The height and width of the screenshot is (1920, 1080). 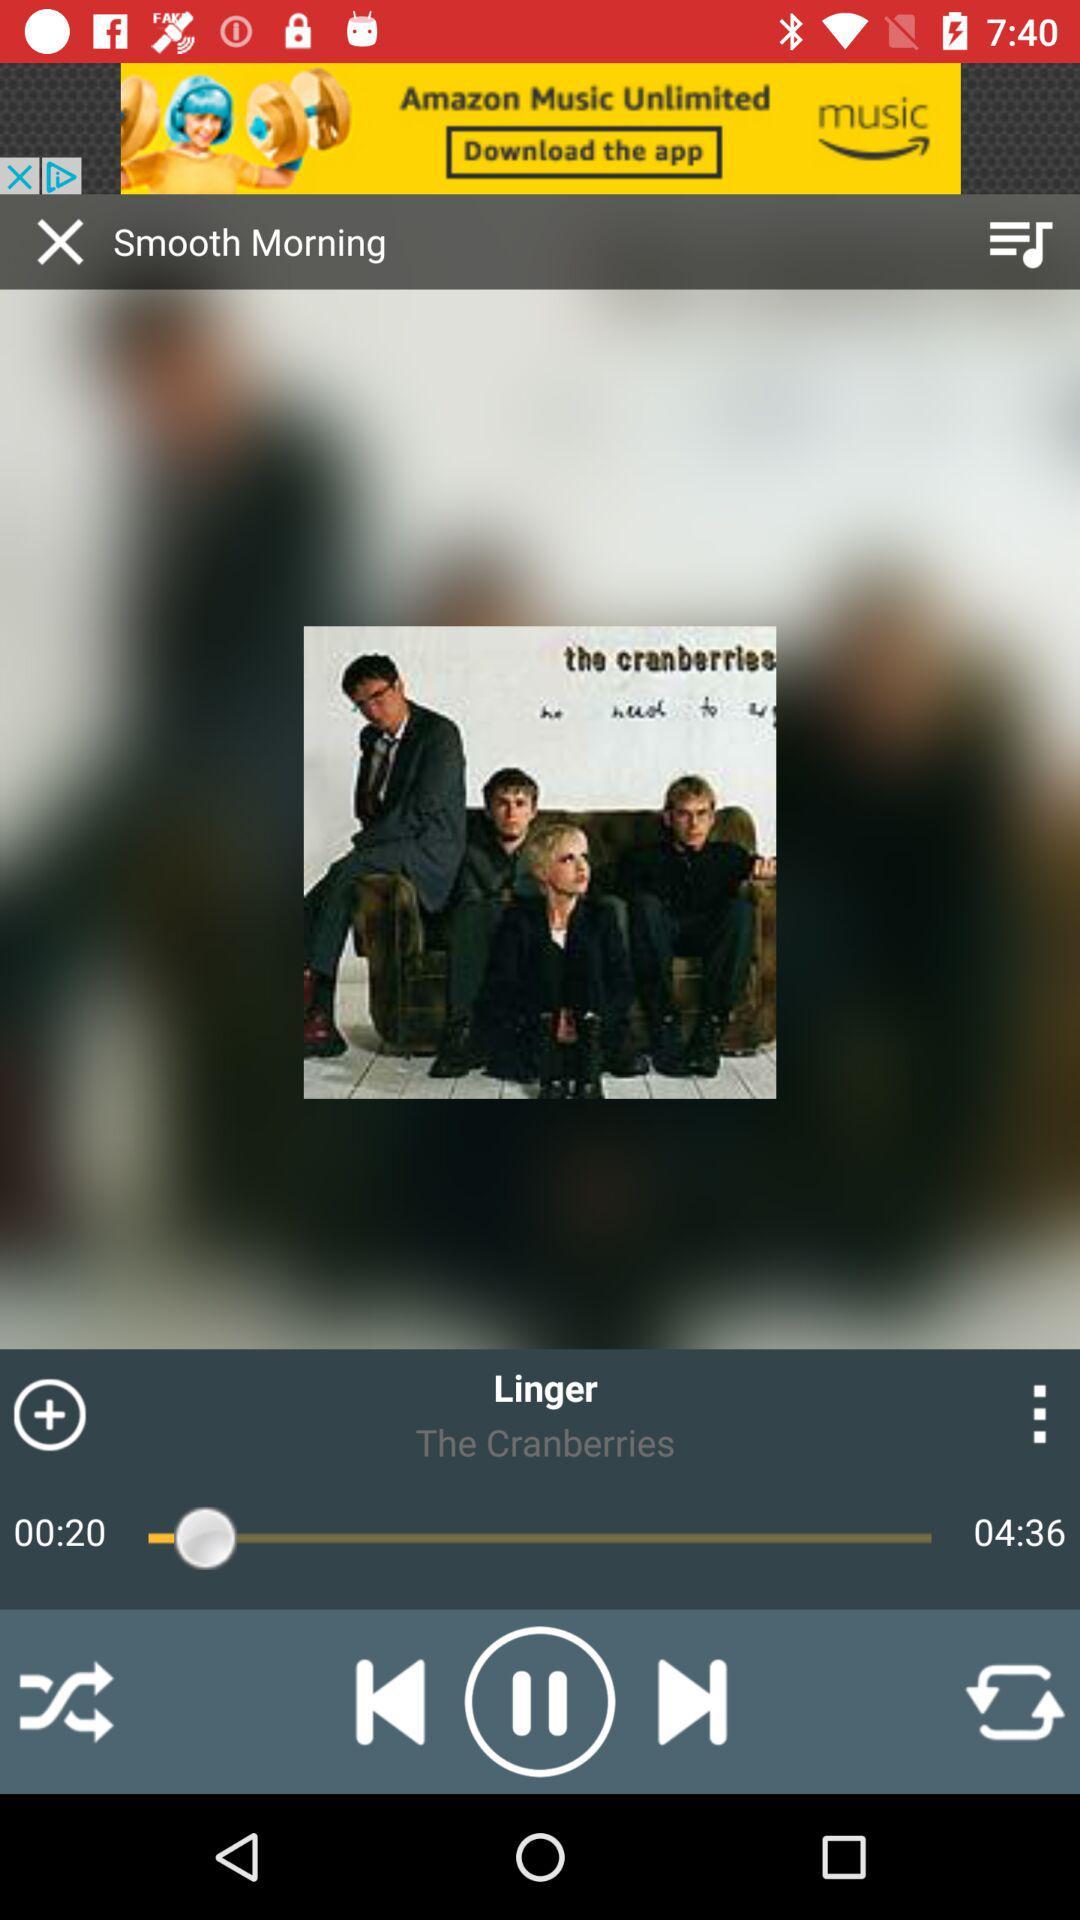 I want to click on the more icon, so click(x=1039, y=1413).